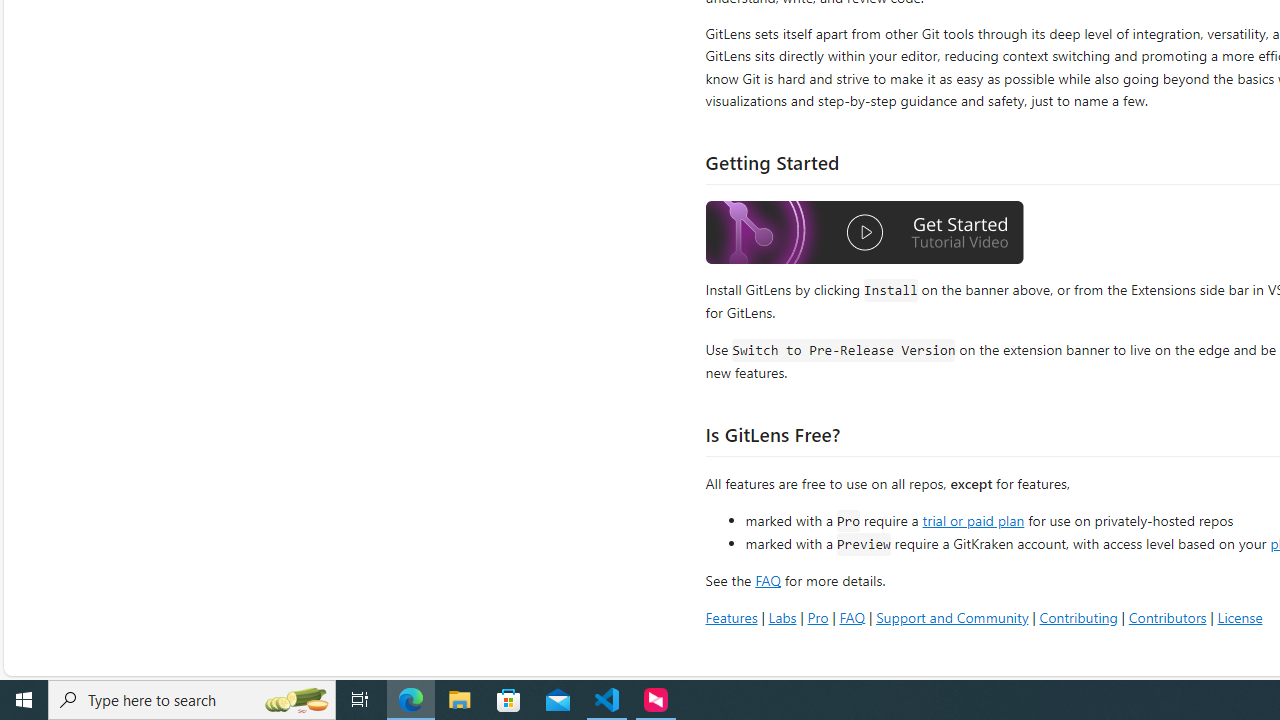 This screenshot has width=1280, height=720. What do you see at coordinates (852, 616) in the screenshot?
I see `'FAQ'` at bounding box center [852, 616].